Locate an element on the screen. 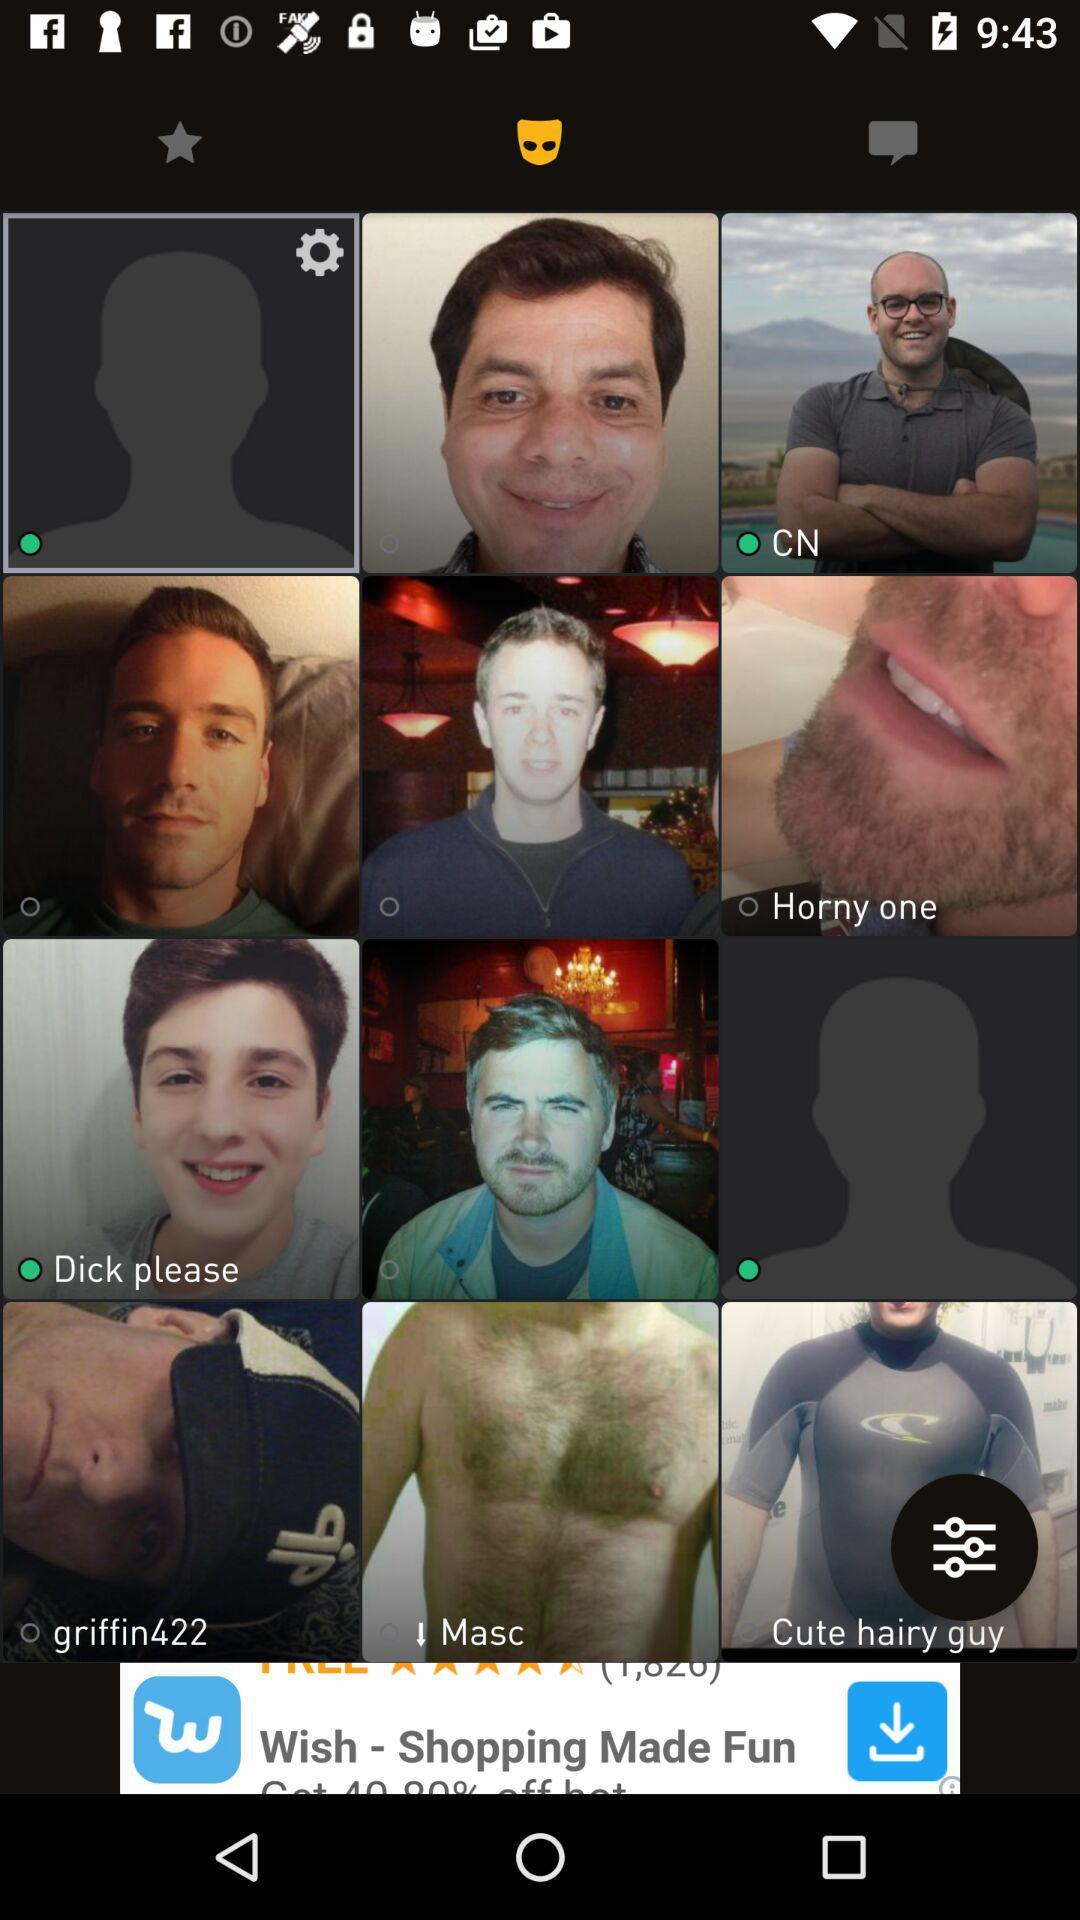 This screenshot has height=1920, width=1080. advertising is located at coordinates (540, 1727).